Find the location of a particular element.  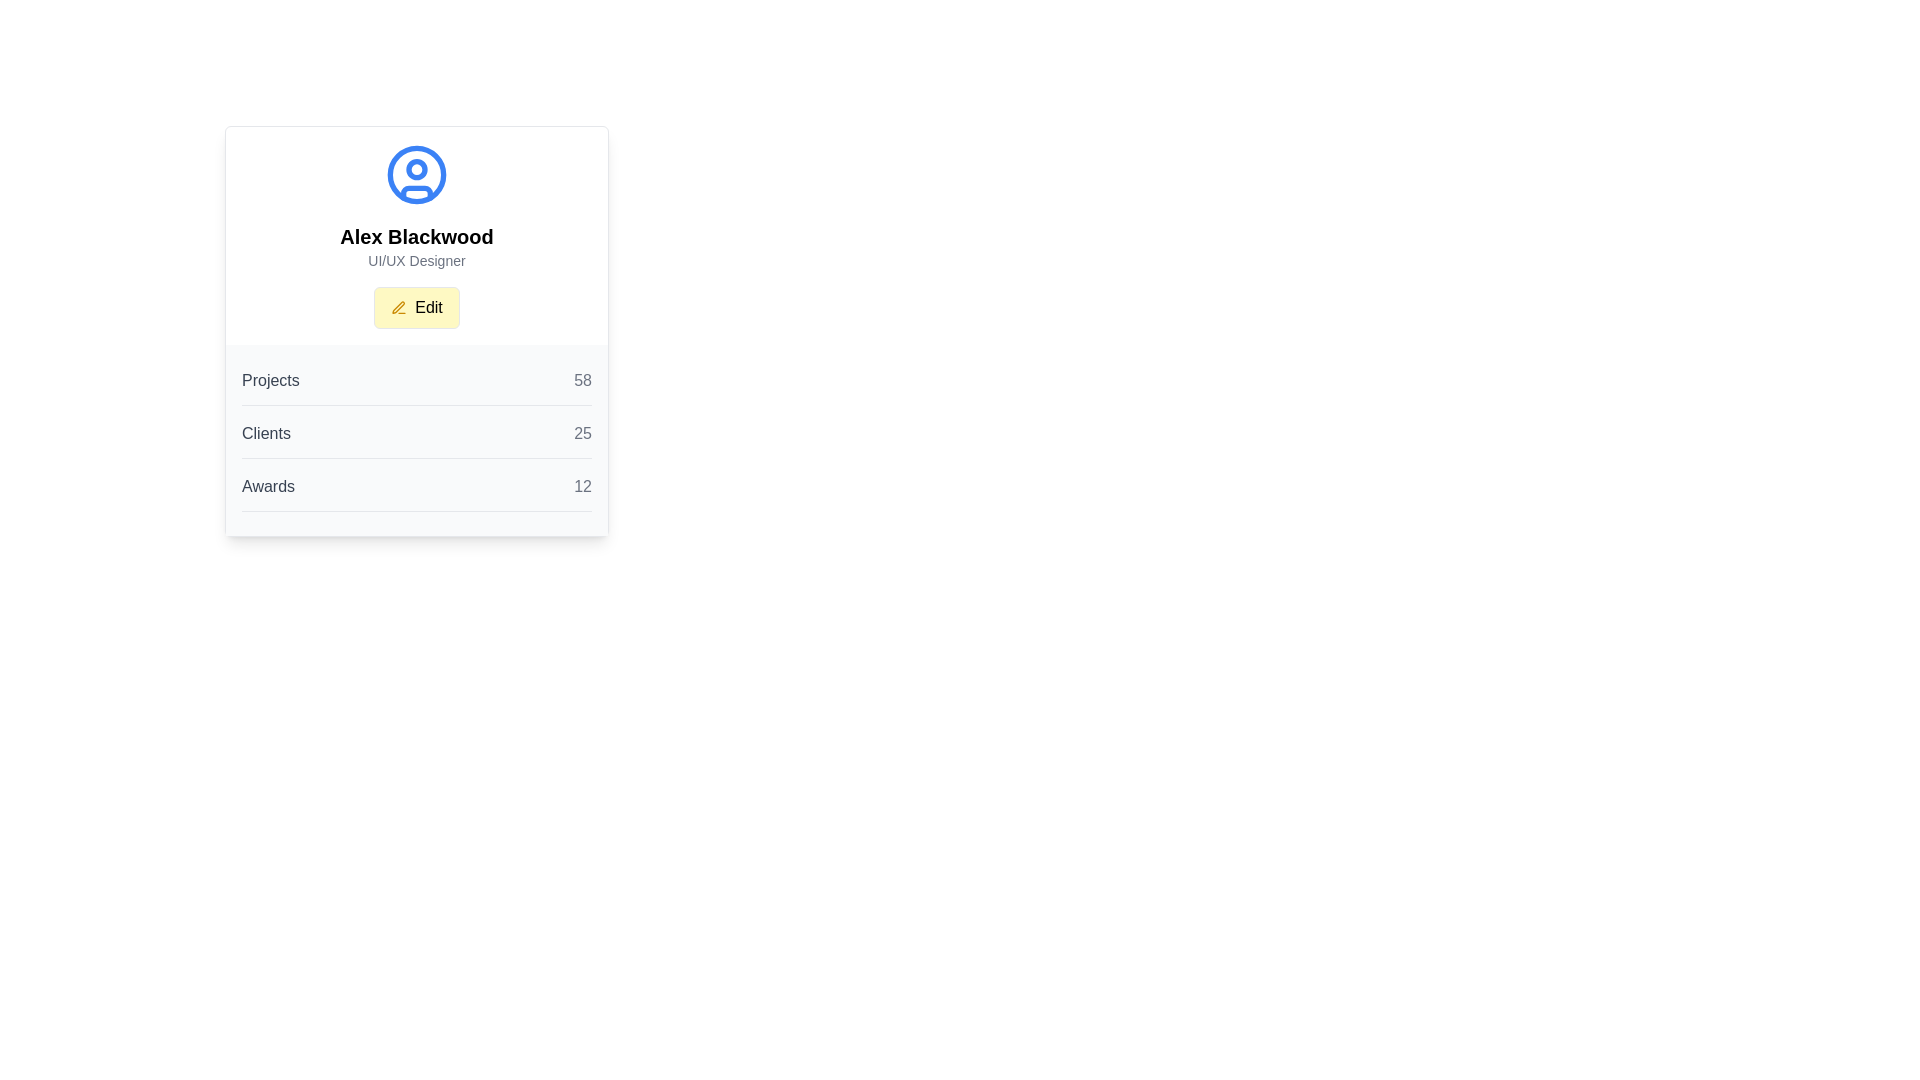

the decorative circle element of the user profile icon, which is centrally located within the blue circular outline of the head section is located at coordinates (416, 168).